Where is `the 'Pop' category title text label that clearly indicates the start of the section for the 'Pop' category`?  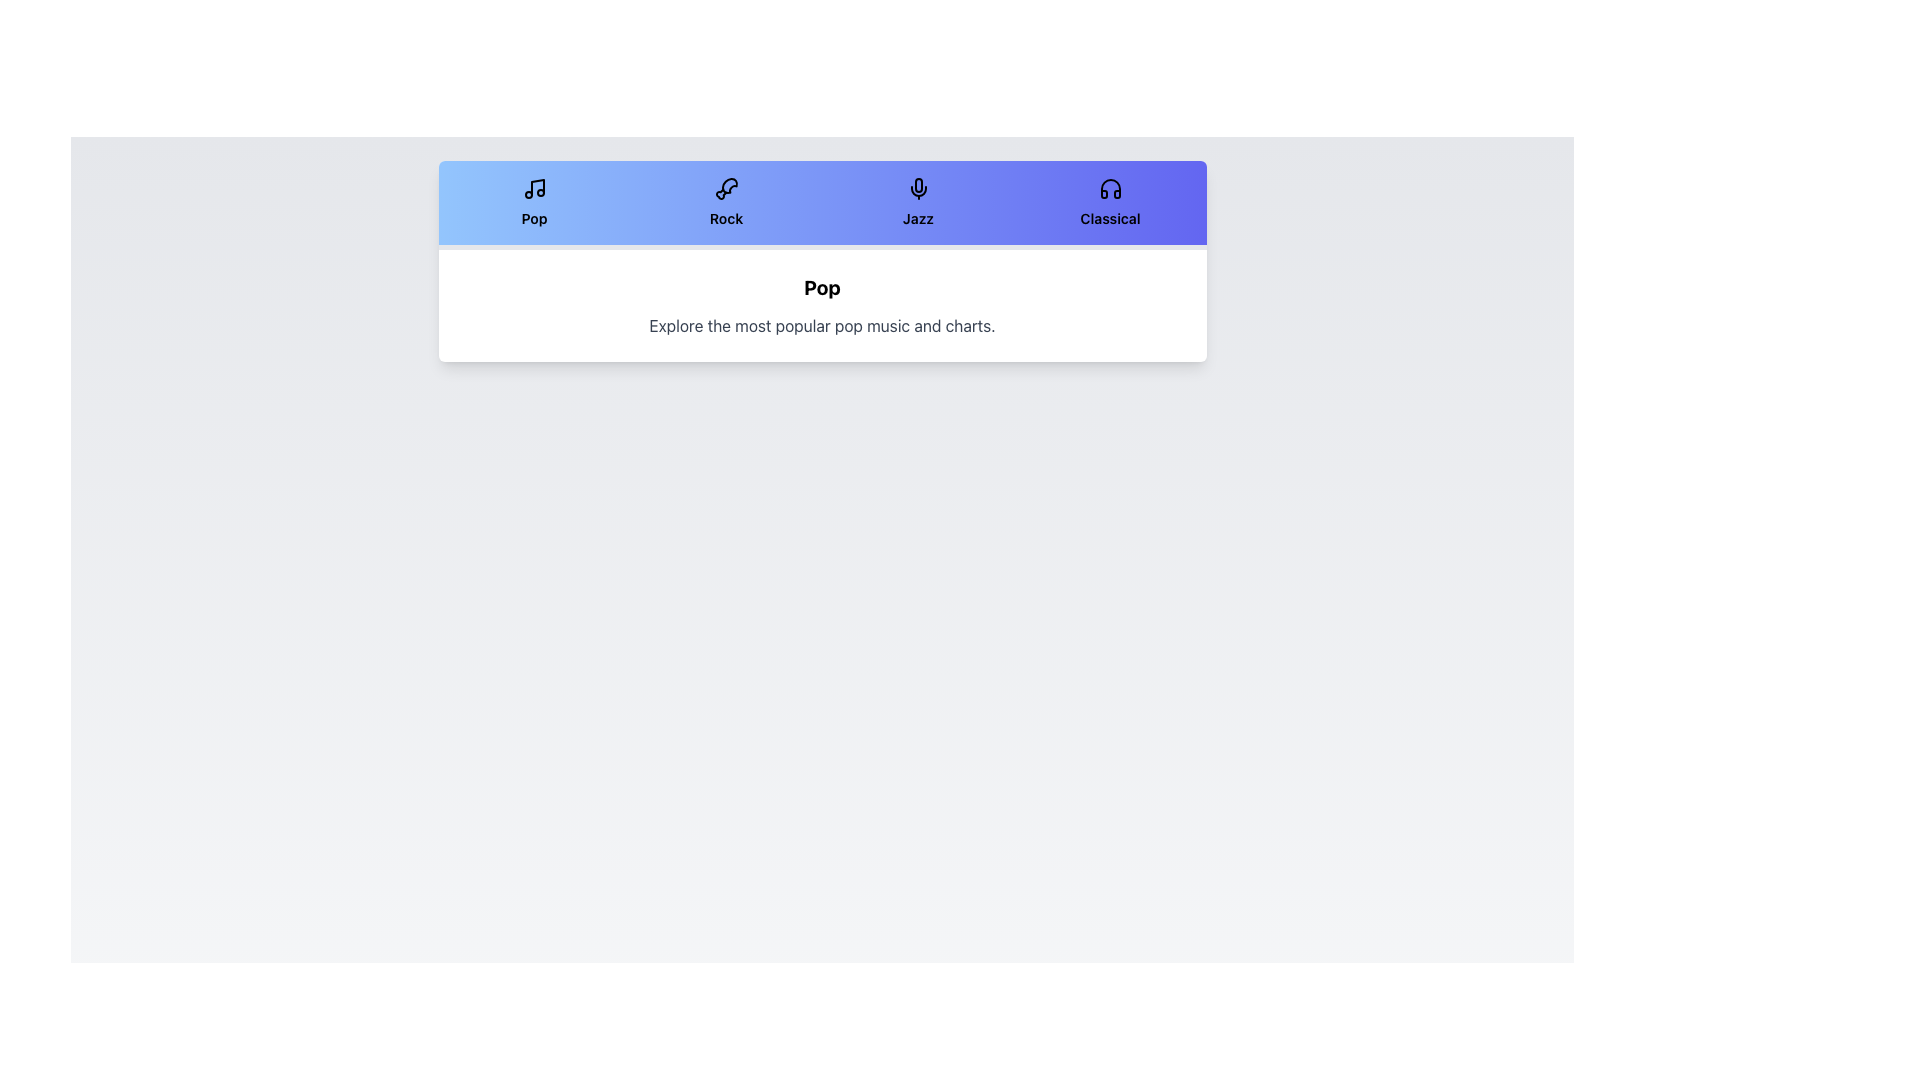
the 'Pop' category title text label that clearly indicates the start of the section for the 'Pop' category is located at coordinates (822, 288).